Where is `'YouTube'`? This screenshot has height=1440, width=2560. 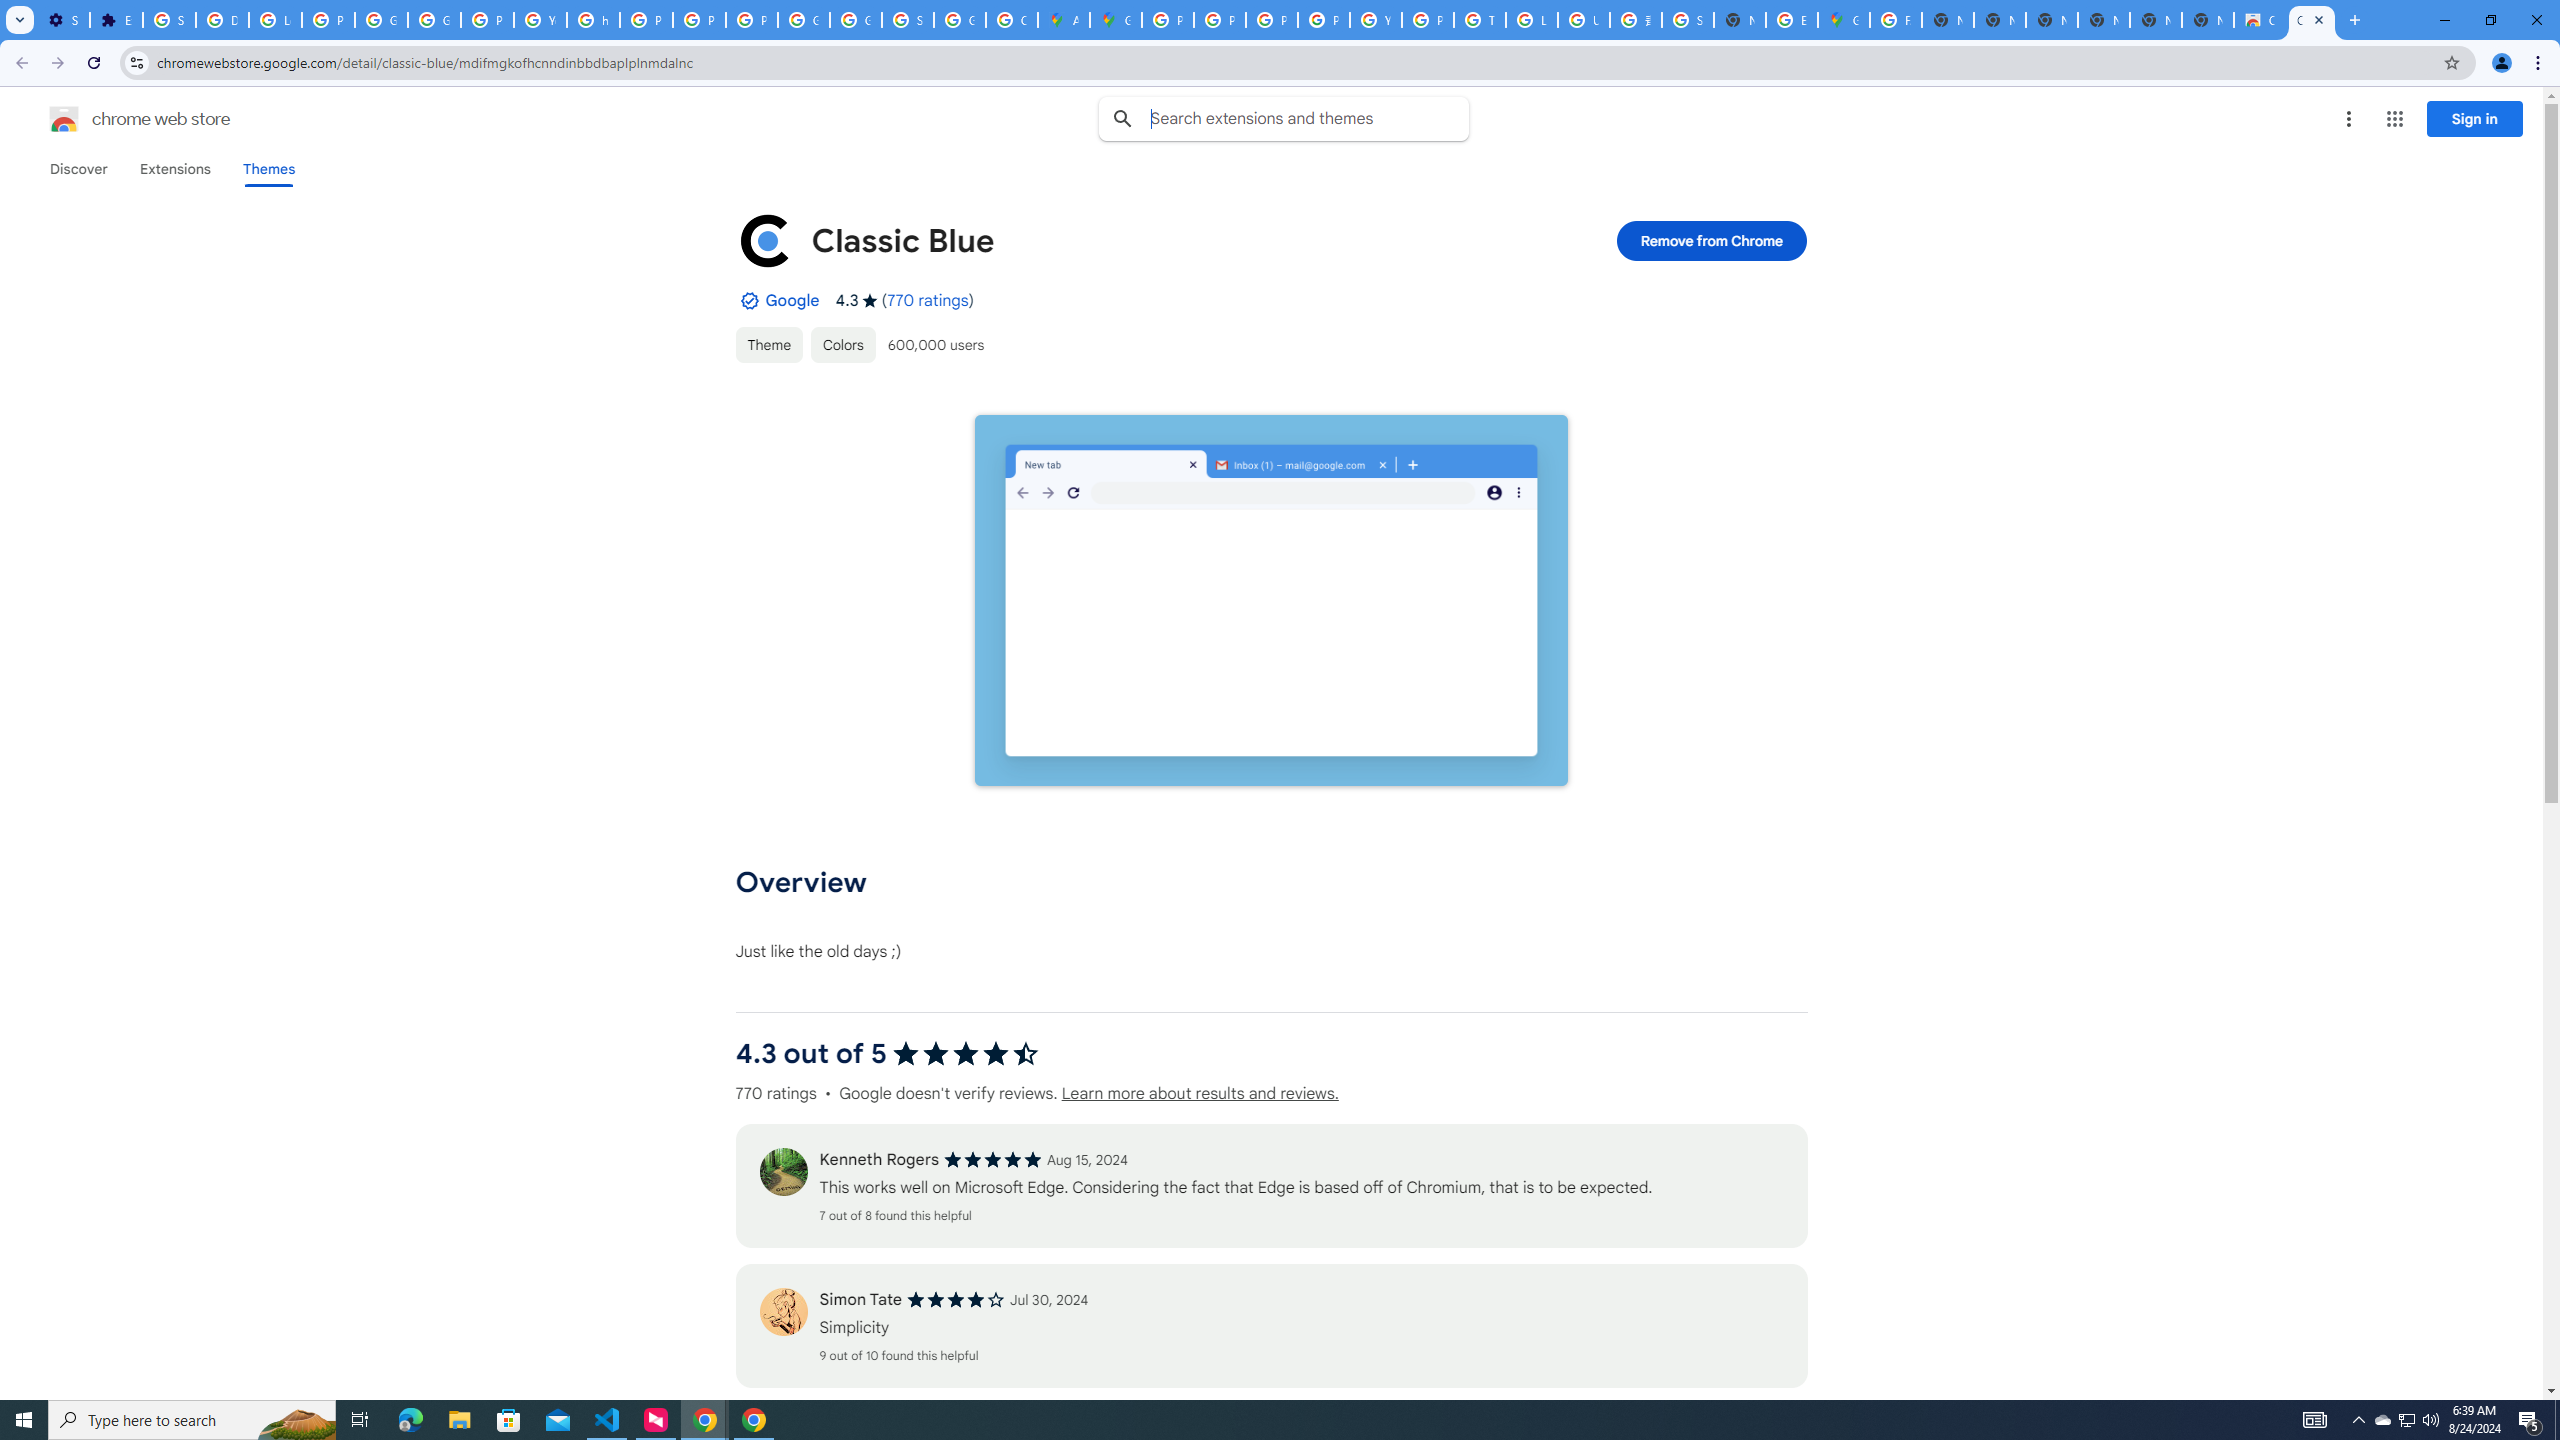
'YouTube' is located at coordinates (539, 19).